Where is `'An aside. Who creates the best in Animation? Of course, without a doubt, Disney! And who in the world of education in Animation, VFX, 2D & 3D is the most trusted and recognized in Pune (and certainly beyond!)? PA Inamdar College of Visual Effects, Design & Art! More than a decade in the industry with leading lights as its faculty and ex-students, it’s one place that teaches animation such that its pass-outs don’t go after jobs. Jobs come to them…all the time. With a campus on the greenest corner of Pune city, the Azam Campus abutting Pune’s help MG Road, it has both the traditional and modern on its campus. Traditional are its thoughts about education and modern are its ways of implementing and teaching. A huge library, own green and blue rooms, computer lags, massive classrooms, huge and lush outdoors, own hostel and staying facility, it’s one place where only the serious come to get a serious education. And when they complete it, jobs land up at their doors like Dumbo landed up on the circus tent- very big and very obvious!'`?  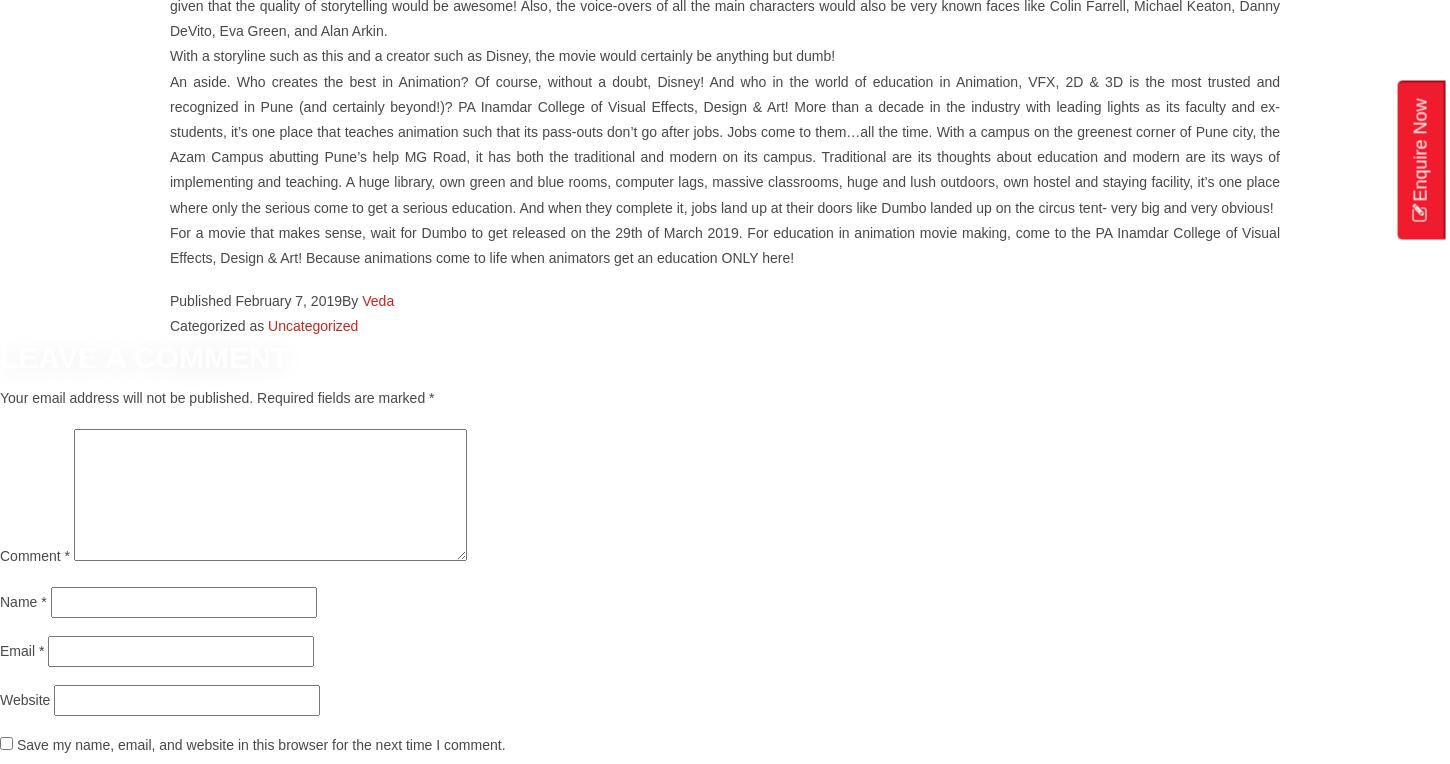 'An aside. Who creates the best in Animation? Of course, without a doubt, Disney! And who in the world of education in Animation, VFX, 2D & 3D is the most trusted and recognized in Pune (and certainly beyond!)? PA Inamdar College of Visual Effects, Design & Art! More than a decade in the industry with leading lights as its faculty and ex-students, it’s one place that teaches animation such that its pass-outs don’t go after jobs. Jobs come to them…all the time. With a campus on the greenest corner of Pune city, the Azam Campus abutting Pune’s help MG Road, it has both the traditional and modern on its campus. Traditional are its thoughts about education and modern are its ways of implementing and teaching. A huge library, own green and blue rooms, computer lags, massive classrooms, huge and lush outdoors, own hostel and staying facility, it’s one place where only the serious come to get a serious education. And when they complete it, jobs land up at their doors like Dumbo landed up on the circus tent- very big and very obvious!' is located at coordinates (725, 144).